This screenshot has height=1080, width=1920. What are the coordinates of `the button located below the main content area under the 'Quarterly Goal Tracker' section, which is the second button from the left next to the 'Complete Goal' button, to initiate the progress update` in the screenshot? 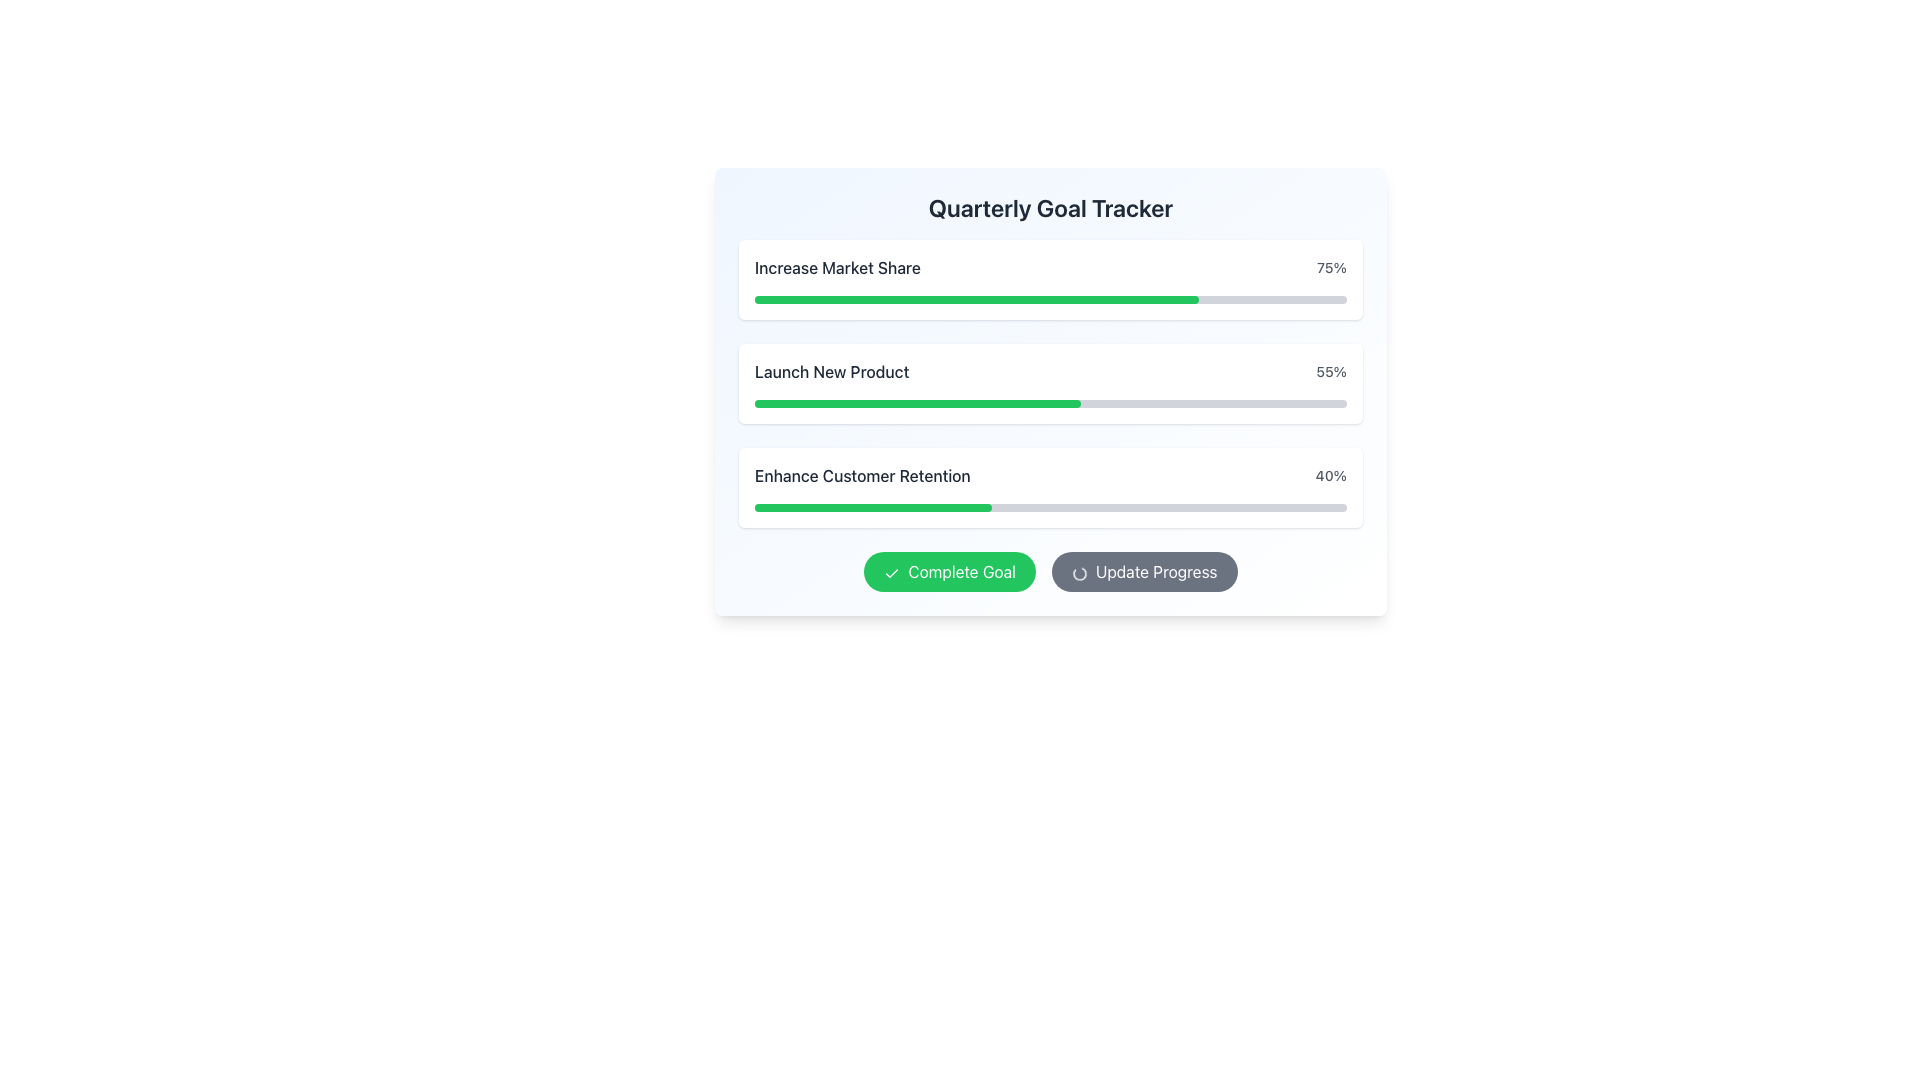 It's located at (1144, 571).